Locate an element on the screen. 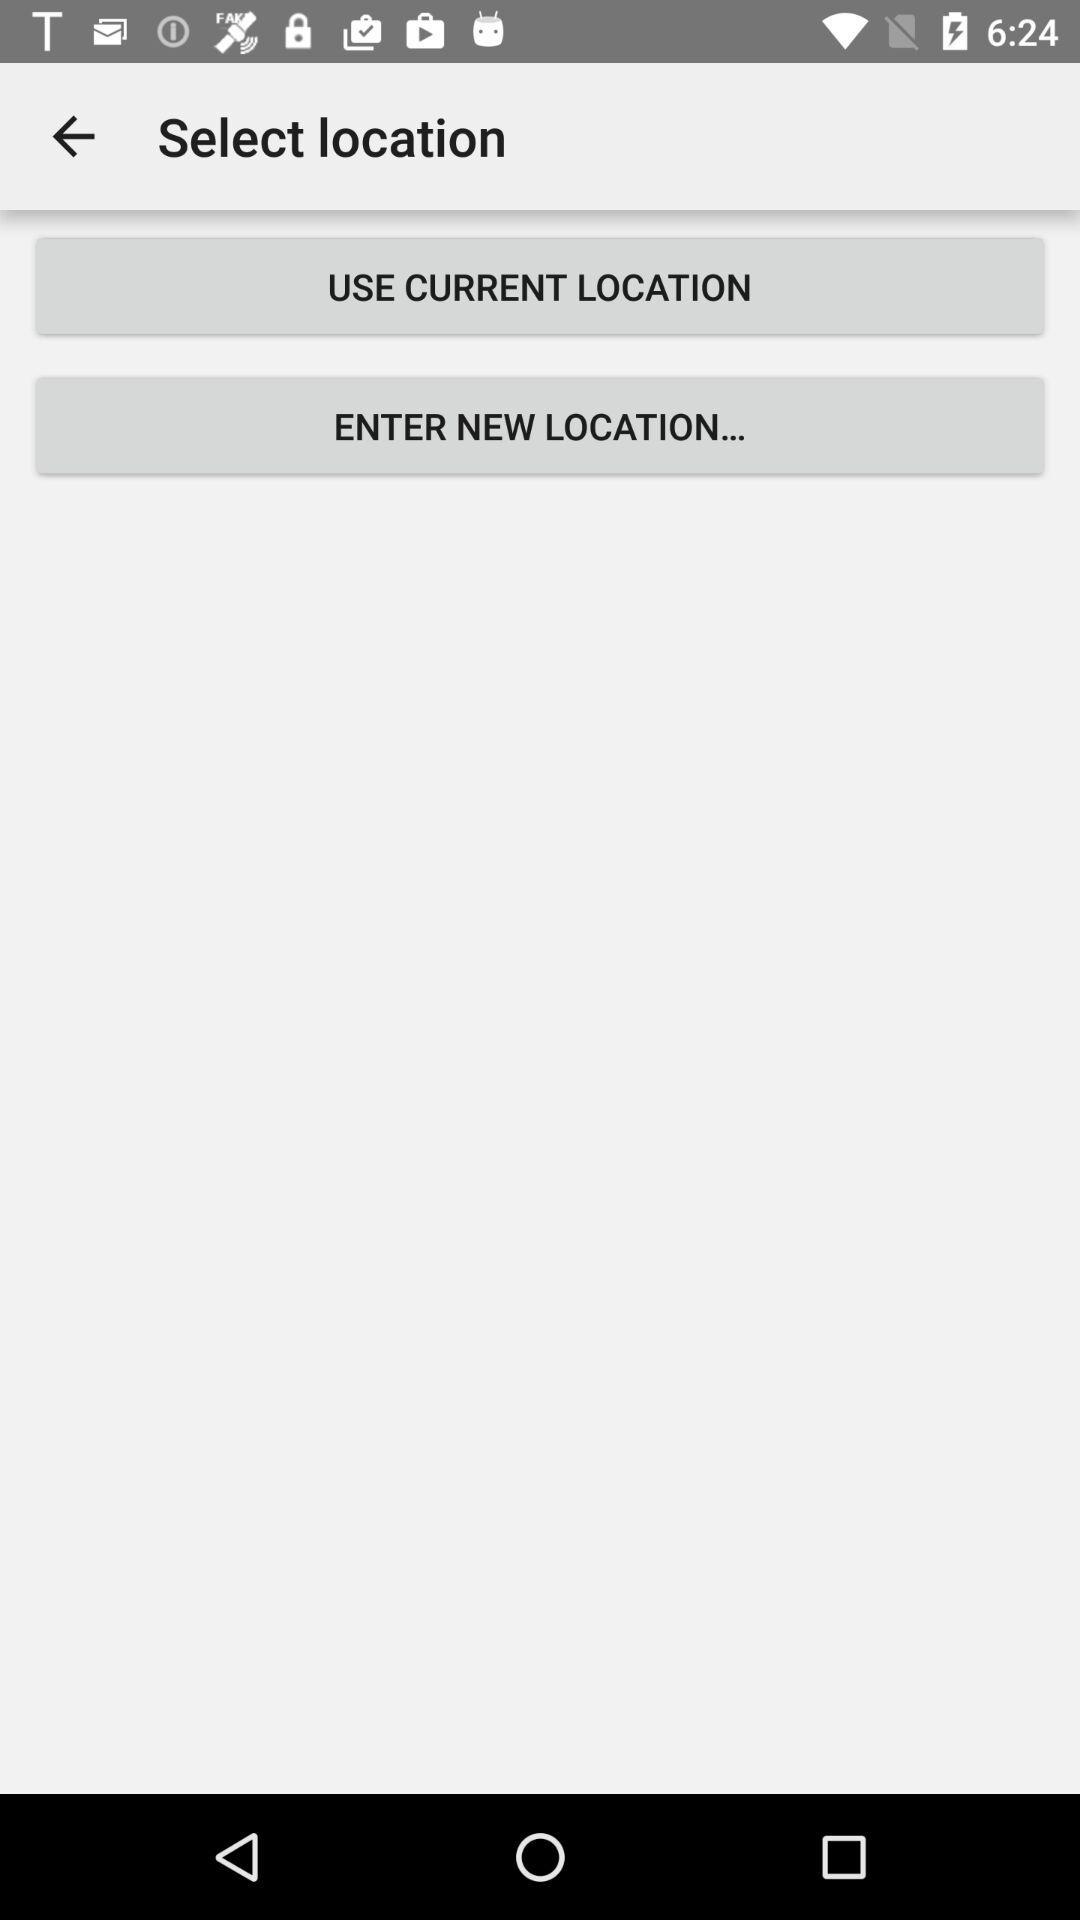 The width and height of the screenshot is (1080, 1920). icon above the use current location is located at coordinates (72, 135).